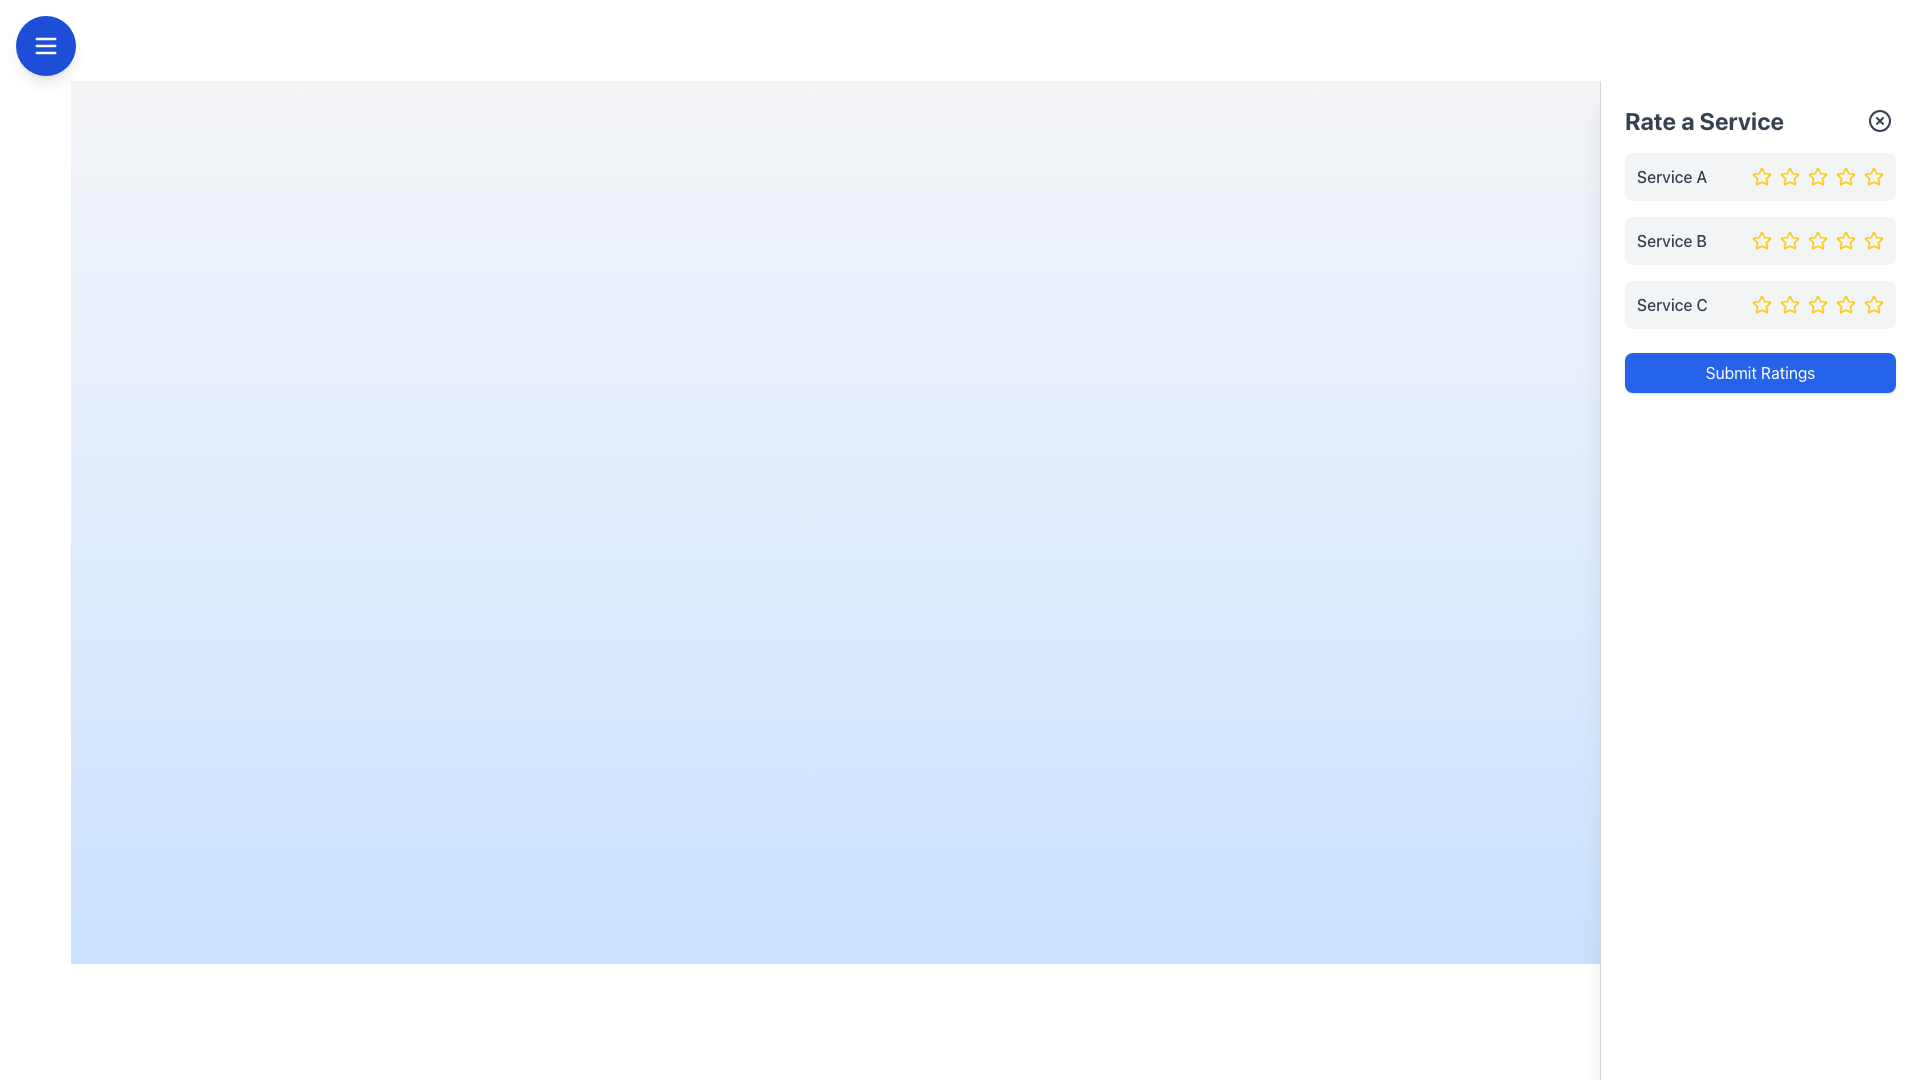  I want to click on the fifth star in the row of rating stars for Service B in the 'Rate a Service' section, so click(1845, 239).